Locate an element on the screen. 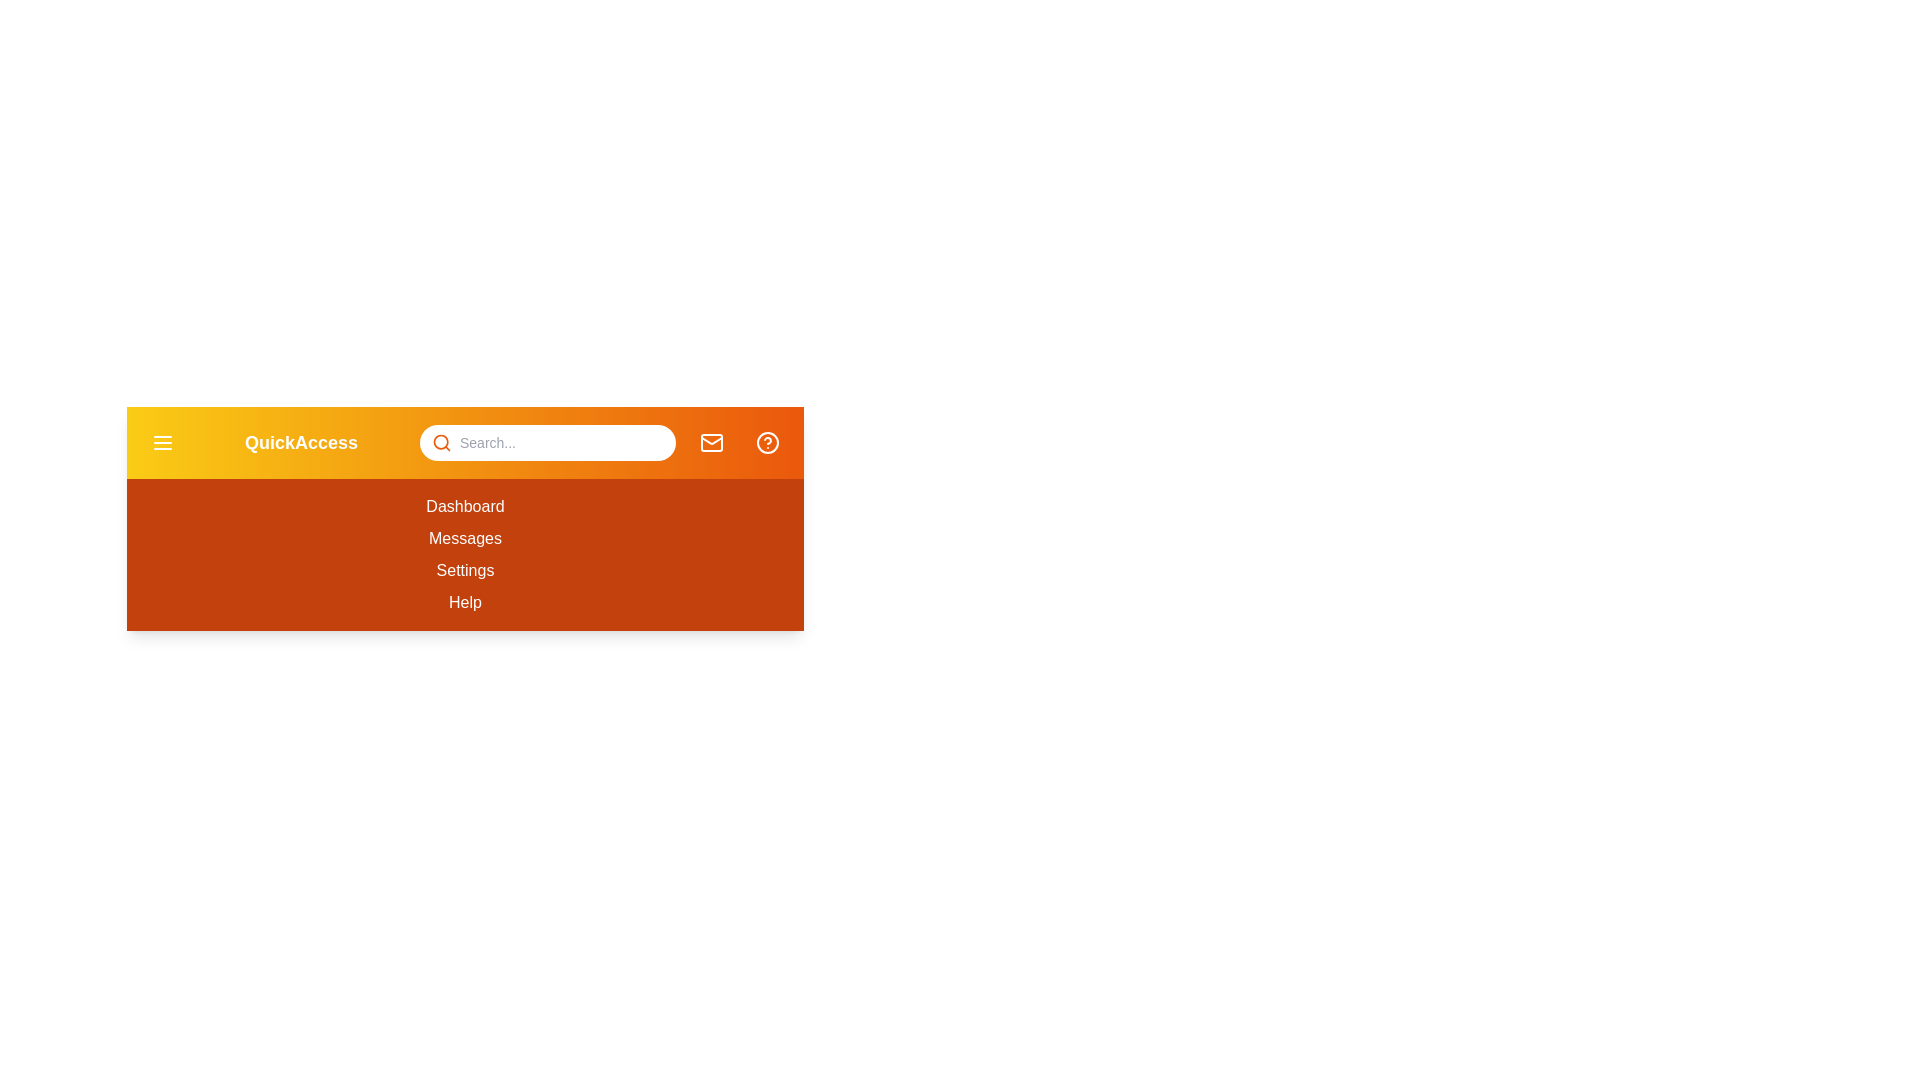 This screenshot has height=1080, width=1920. the 'Settings' text link located in the navigation menu beneath 'Messages' is located at coordinates (464, 570).